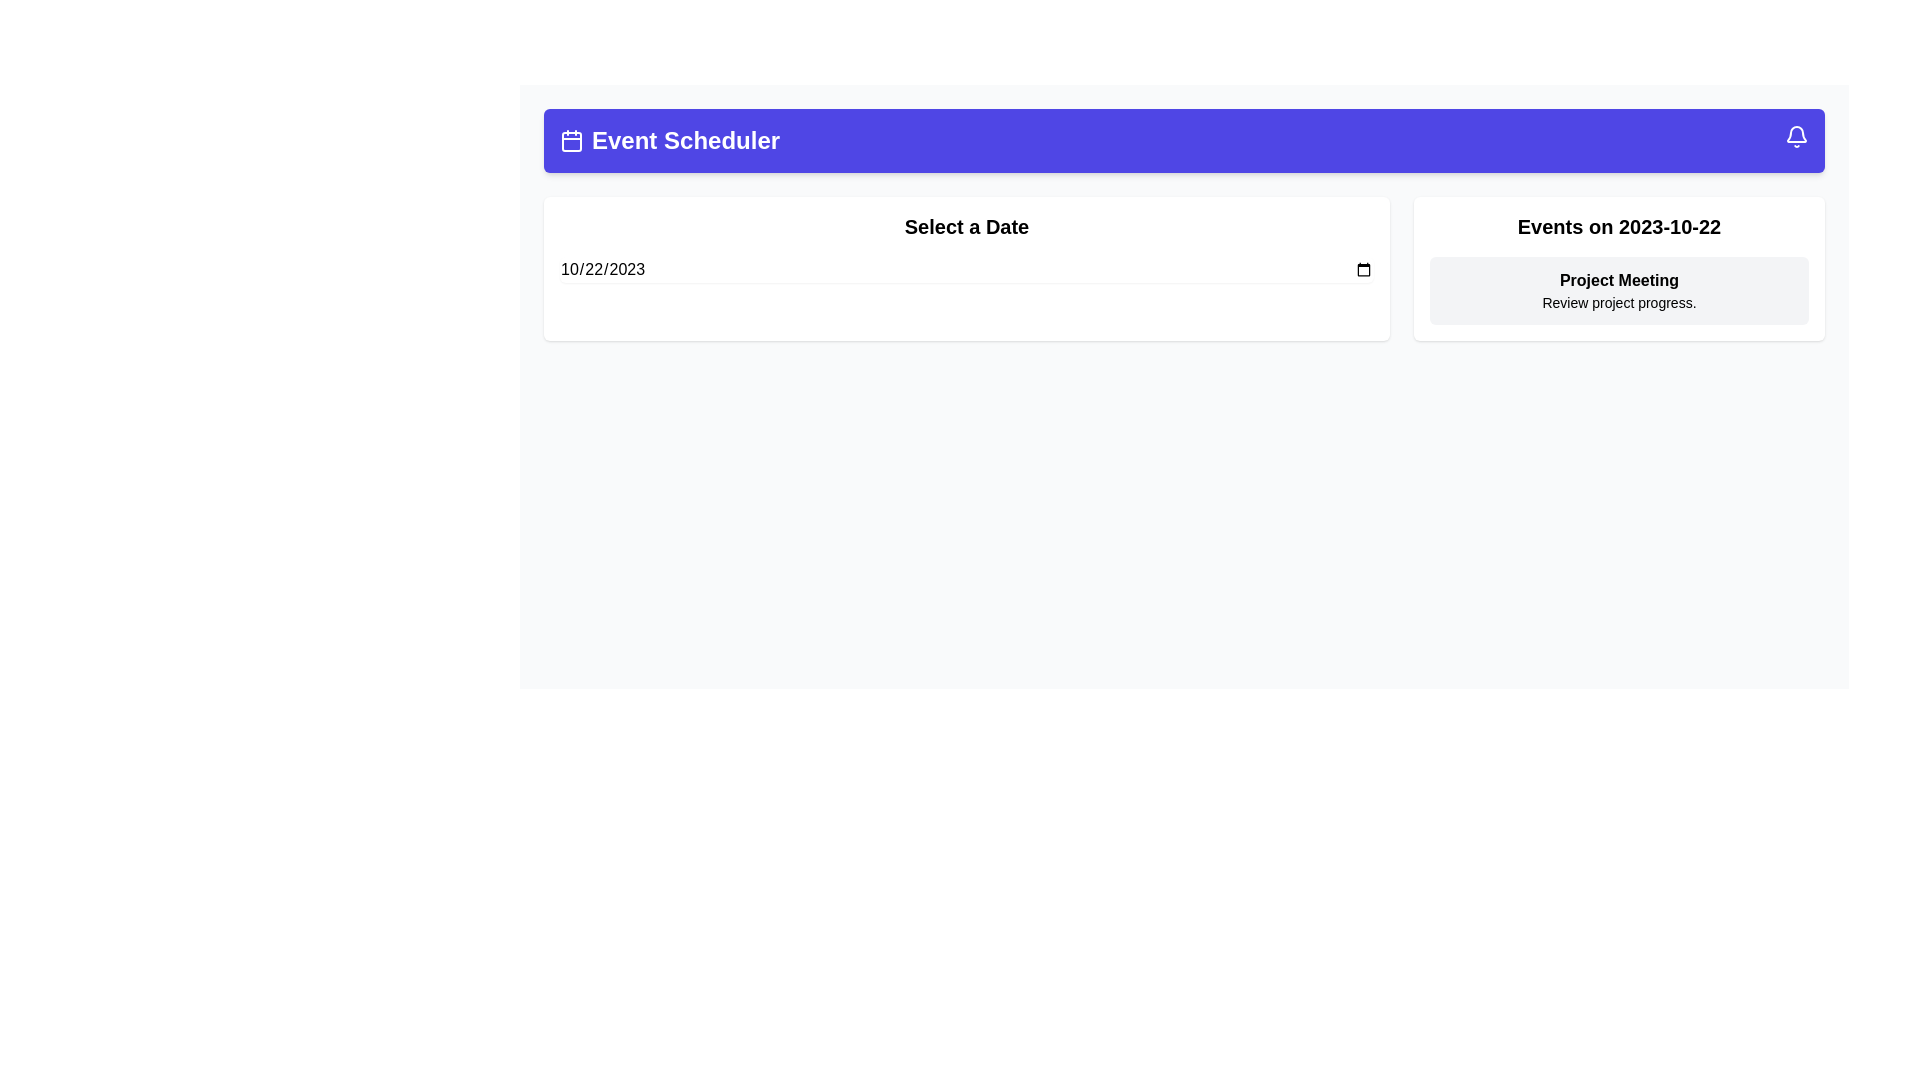 This screenshot has width=1920, height=1080. What do you see at coordinates (966, 270) in the screenshot?
I see `the Date input field located under the 'Select a Date' title to focus on it` at bounding box center [966, 270].